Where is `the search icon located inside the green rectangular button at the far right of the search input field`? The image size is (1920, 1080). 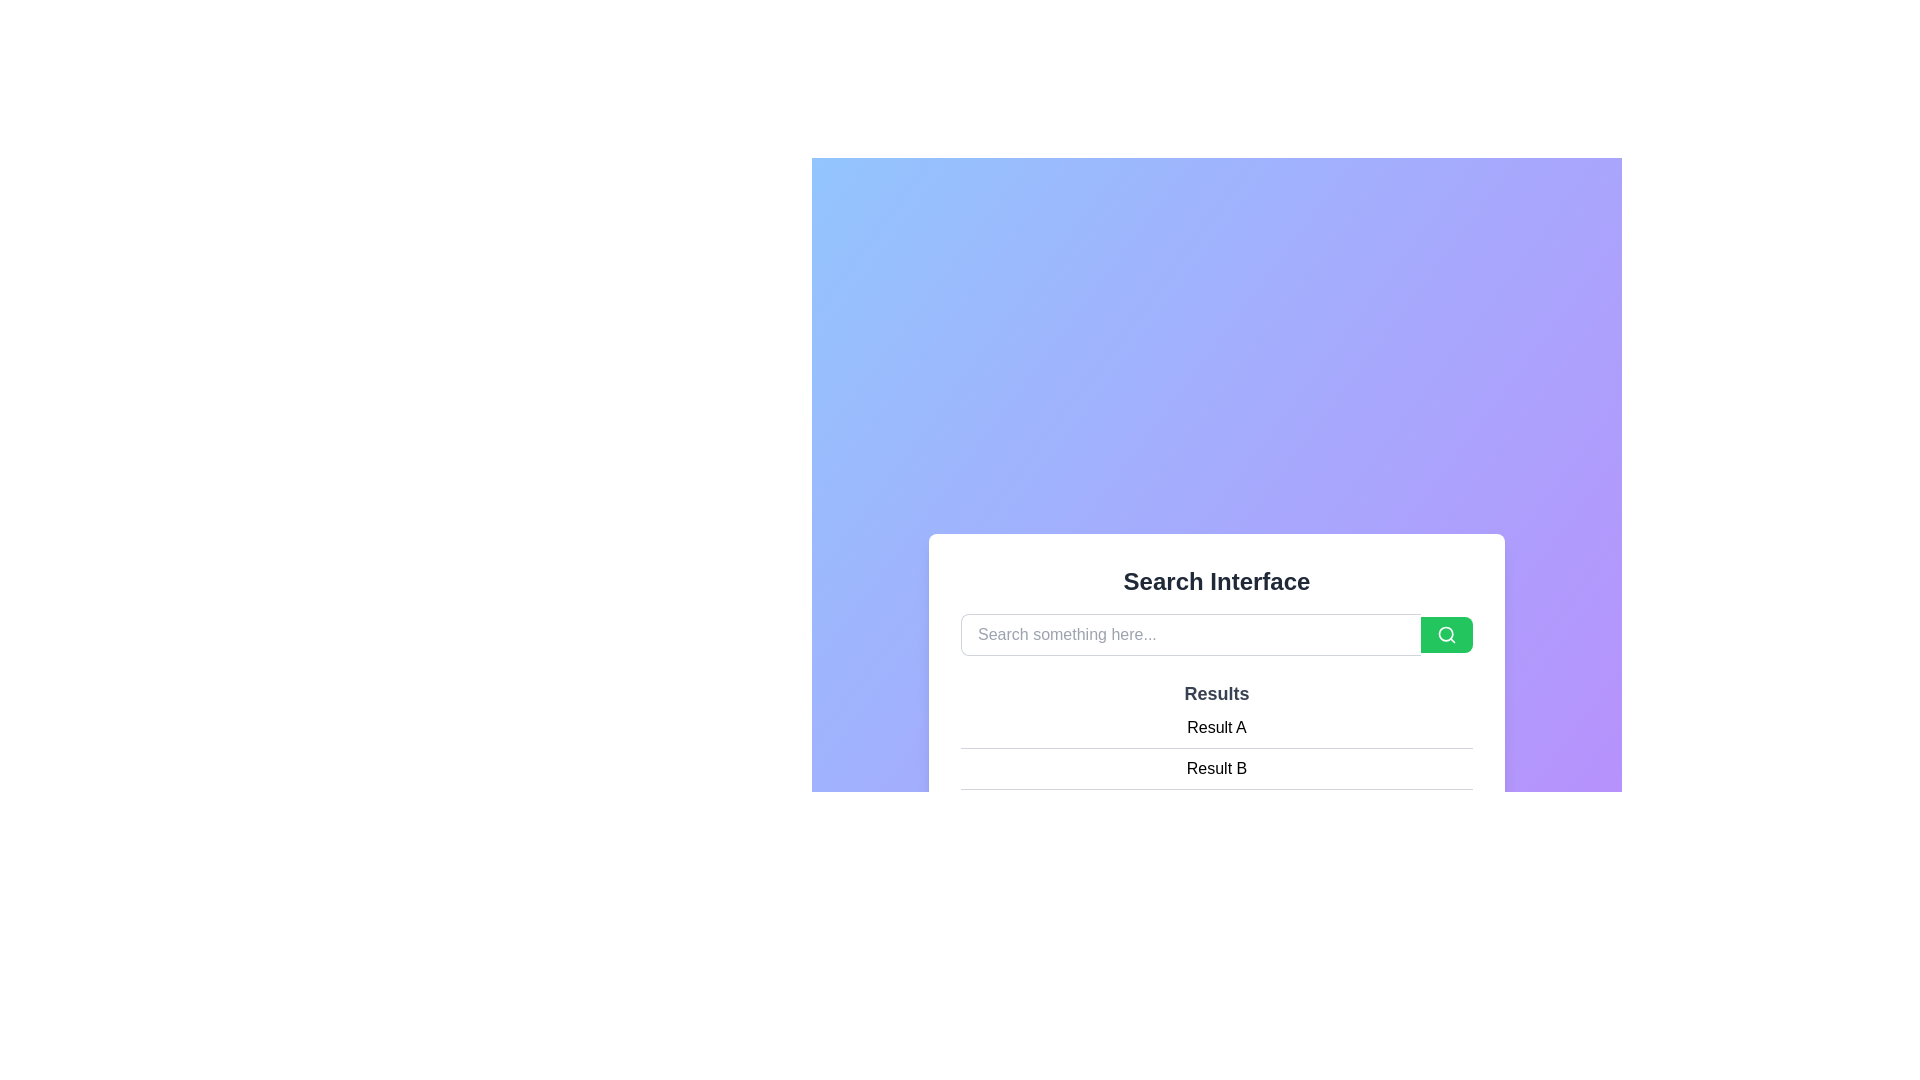 the search icon located inside the green rectangular button at the far right of the search input field is located at coordinates (1446, 635).